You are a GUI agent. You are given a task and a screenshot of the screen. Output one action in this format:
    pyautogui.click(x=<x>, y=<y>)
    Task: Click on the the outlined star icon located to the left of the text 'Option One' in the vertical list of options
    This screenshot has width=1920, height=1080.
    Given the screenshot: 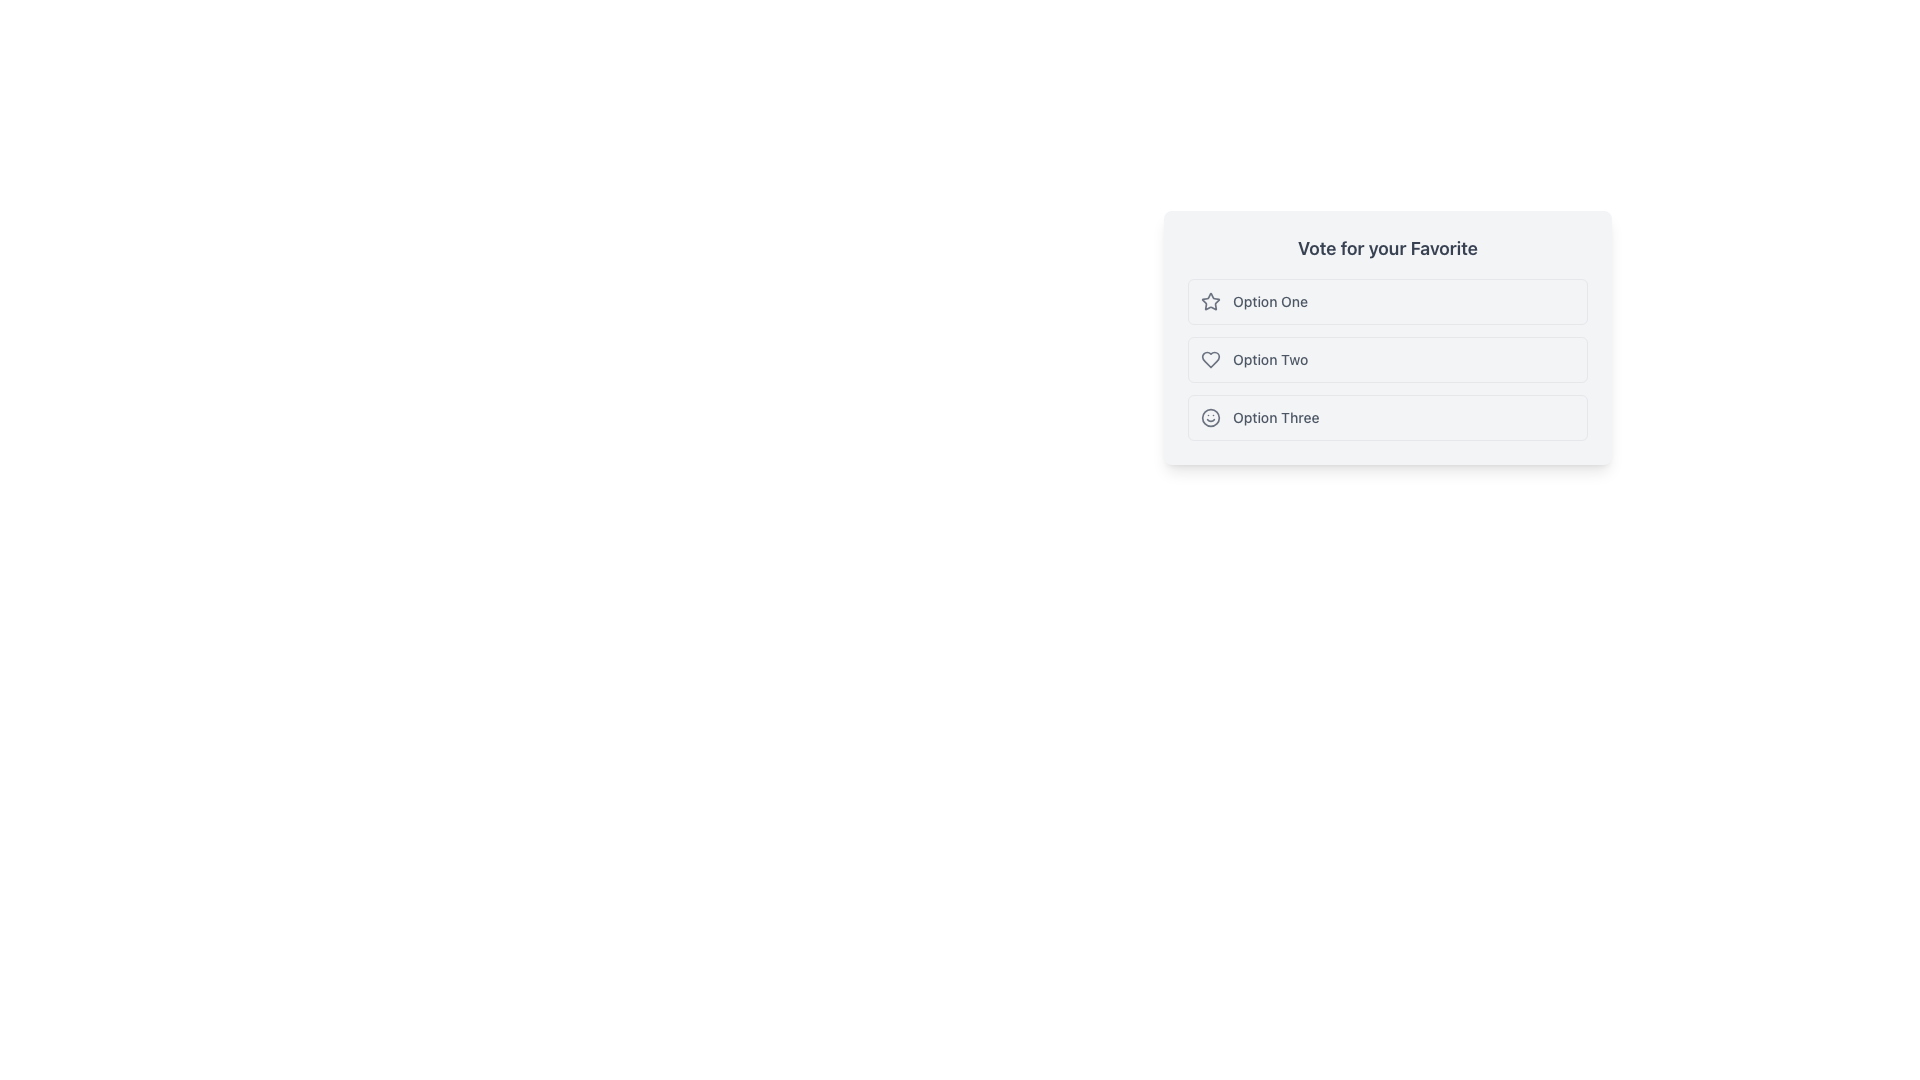 What is the action you would take?
    pyautogui.click(x=1208, y=300)
    